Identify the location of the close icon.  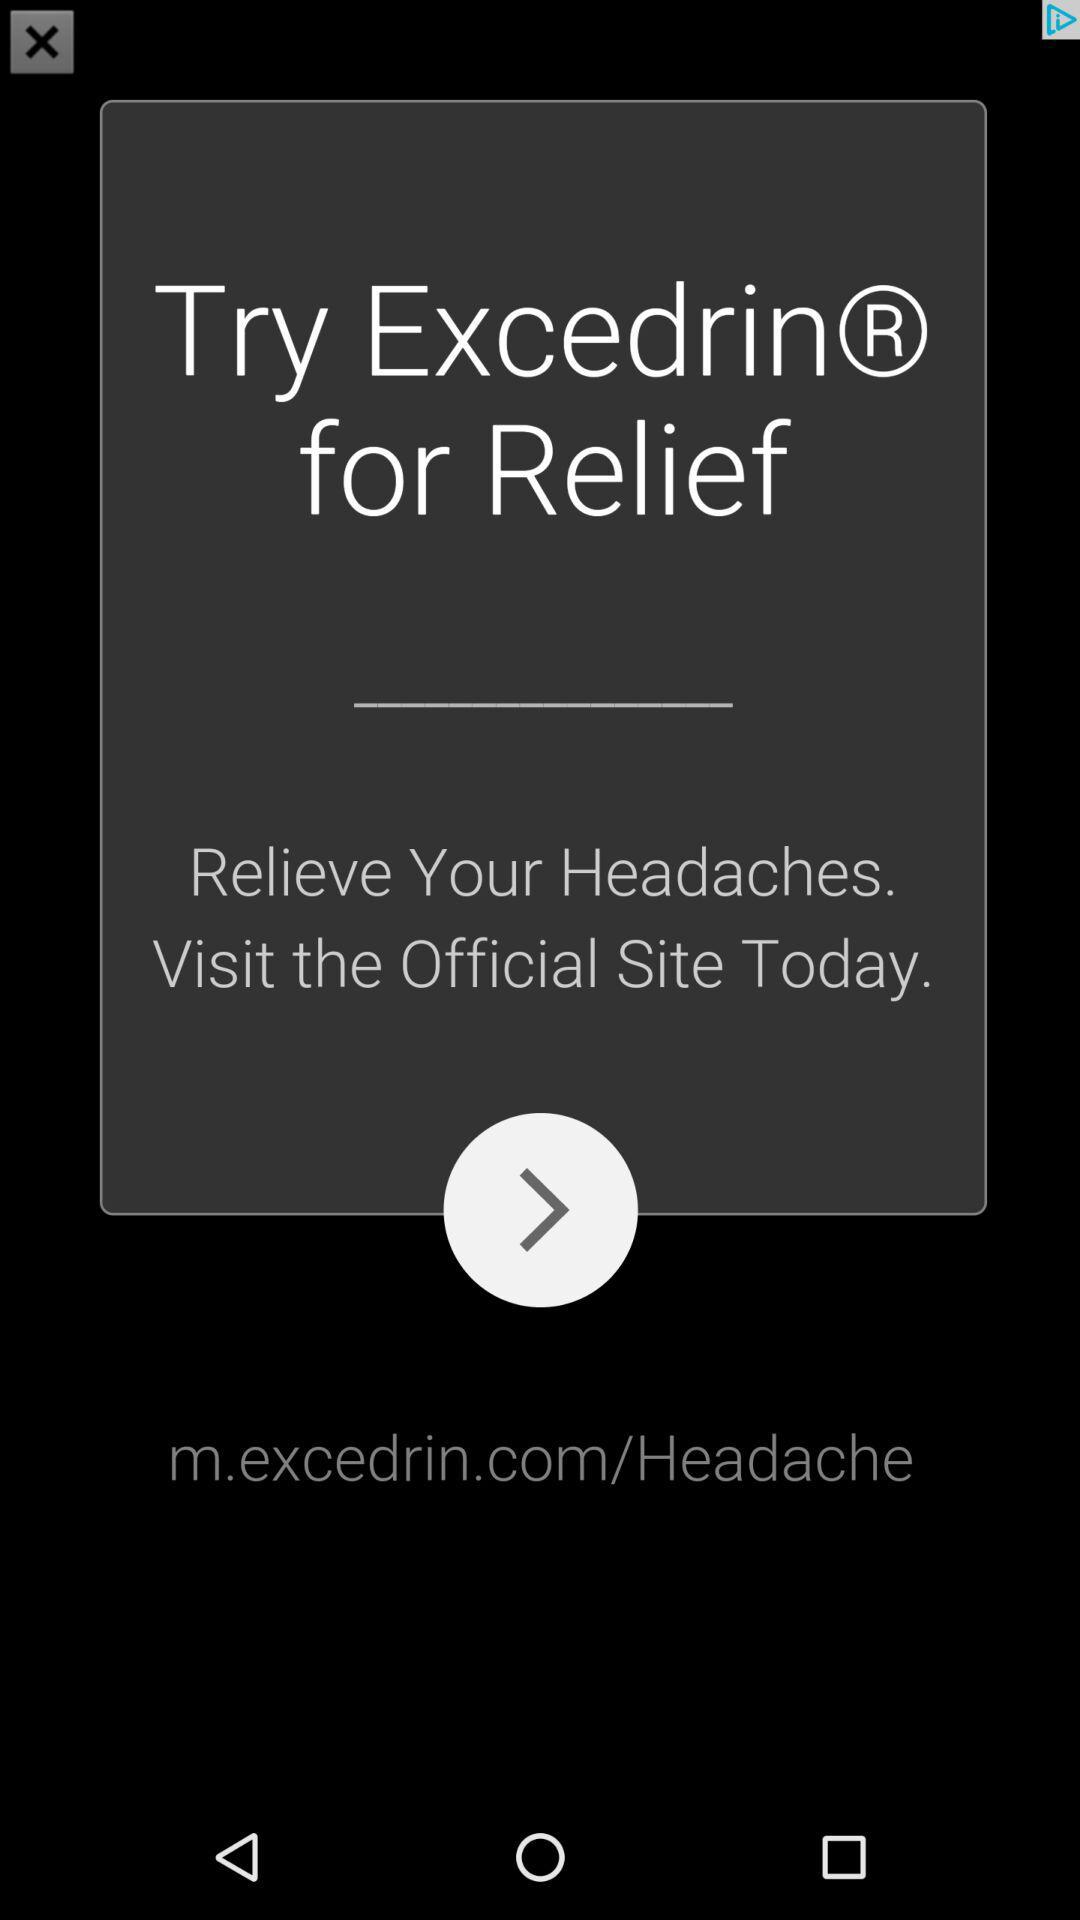
(42, 44).